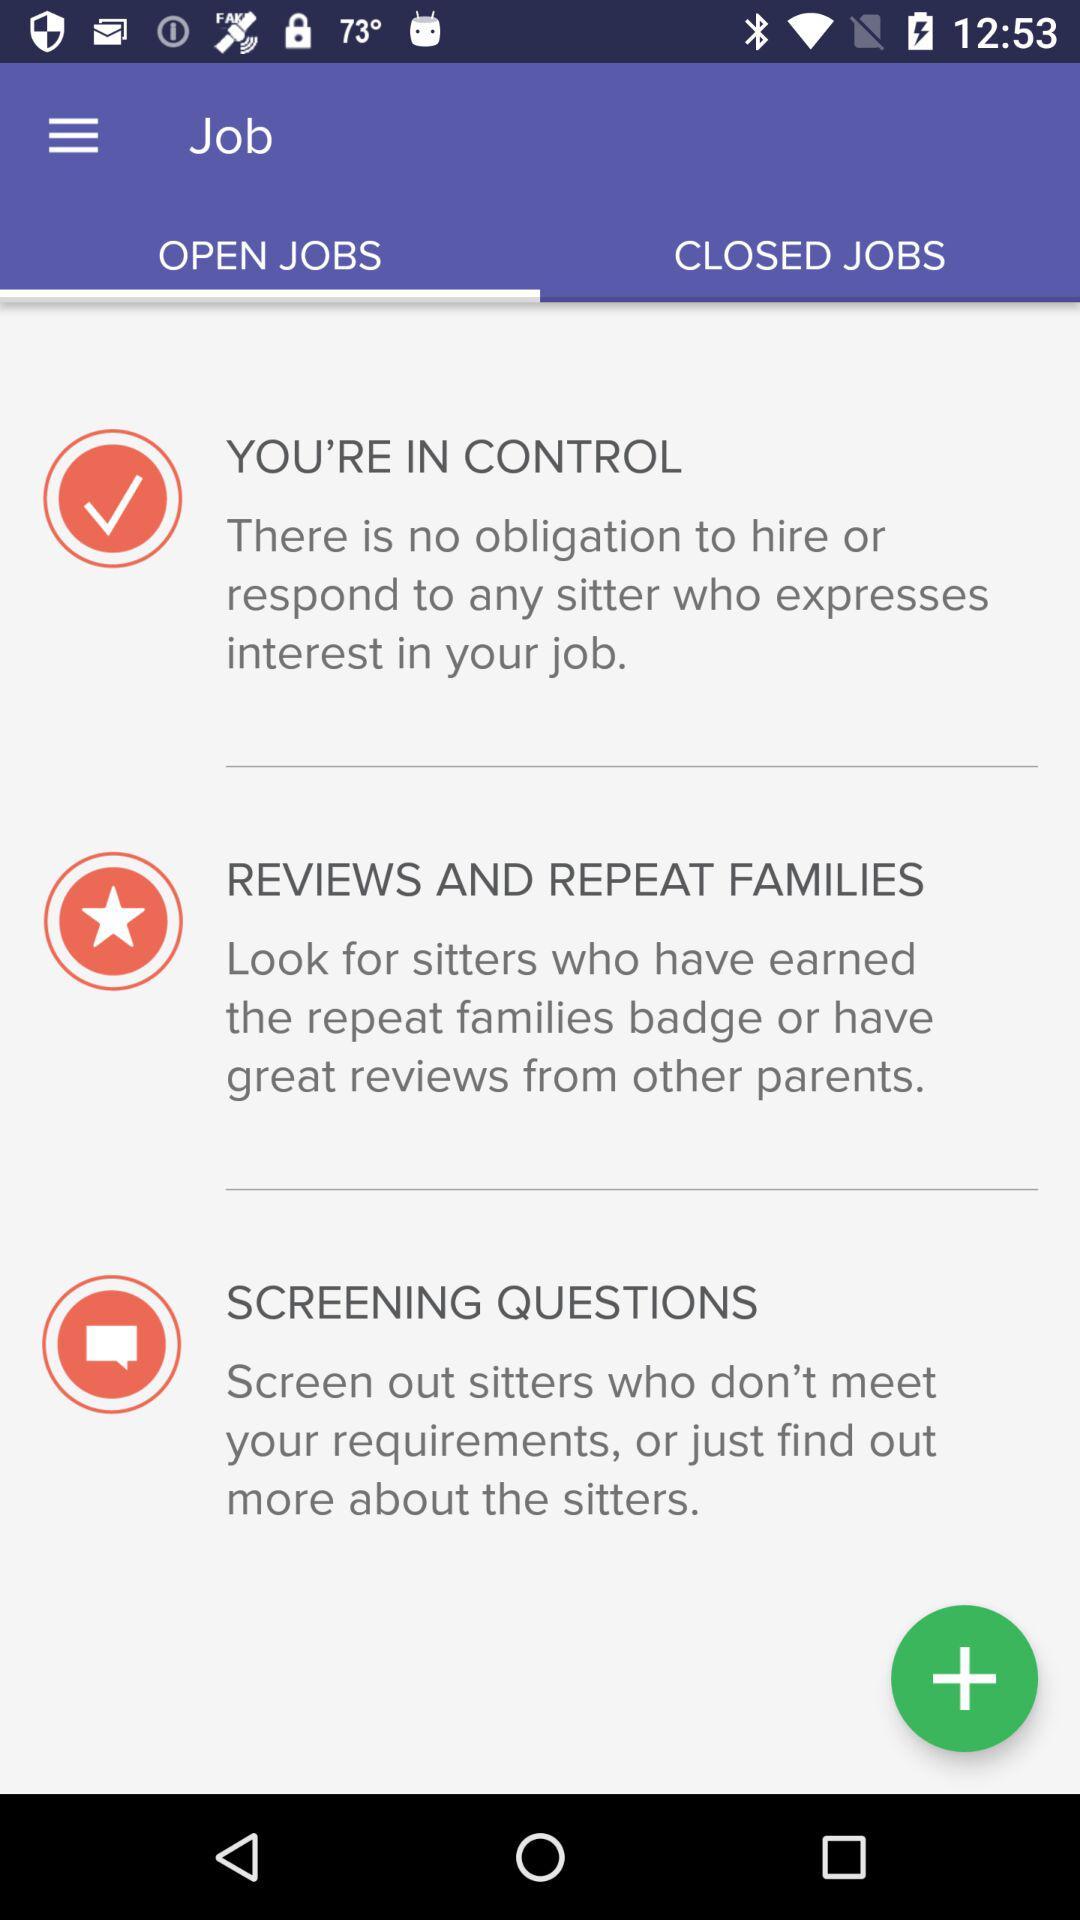 This screenshot has width=1080, height=1920. What do you see at coordinates (963, 1678) in the screenshot?
I see `item below the screen out sitters` at bounding box center [963, 1678].